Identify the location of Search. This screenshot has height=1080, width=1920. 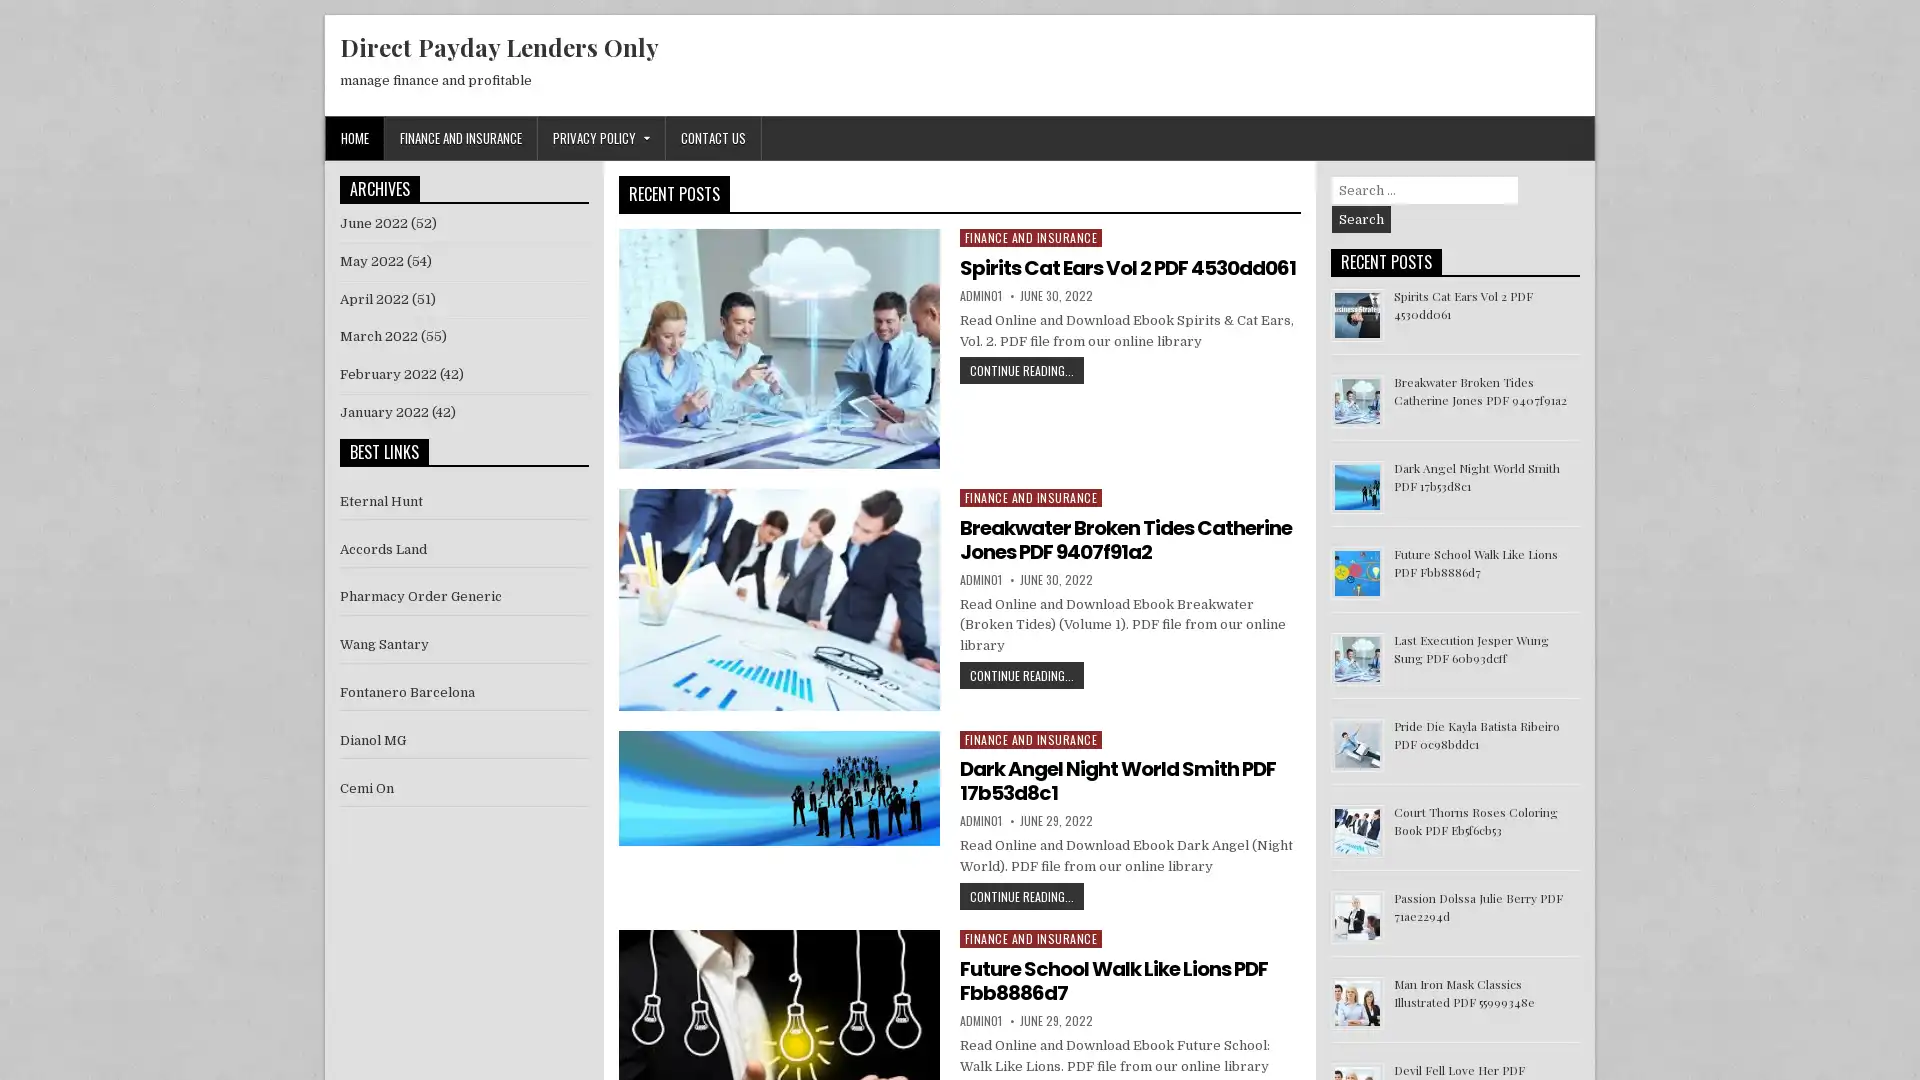
(1360, 219).